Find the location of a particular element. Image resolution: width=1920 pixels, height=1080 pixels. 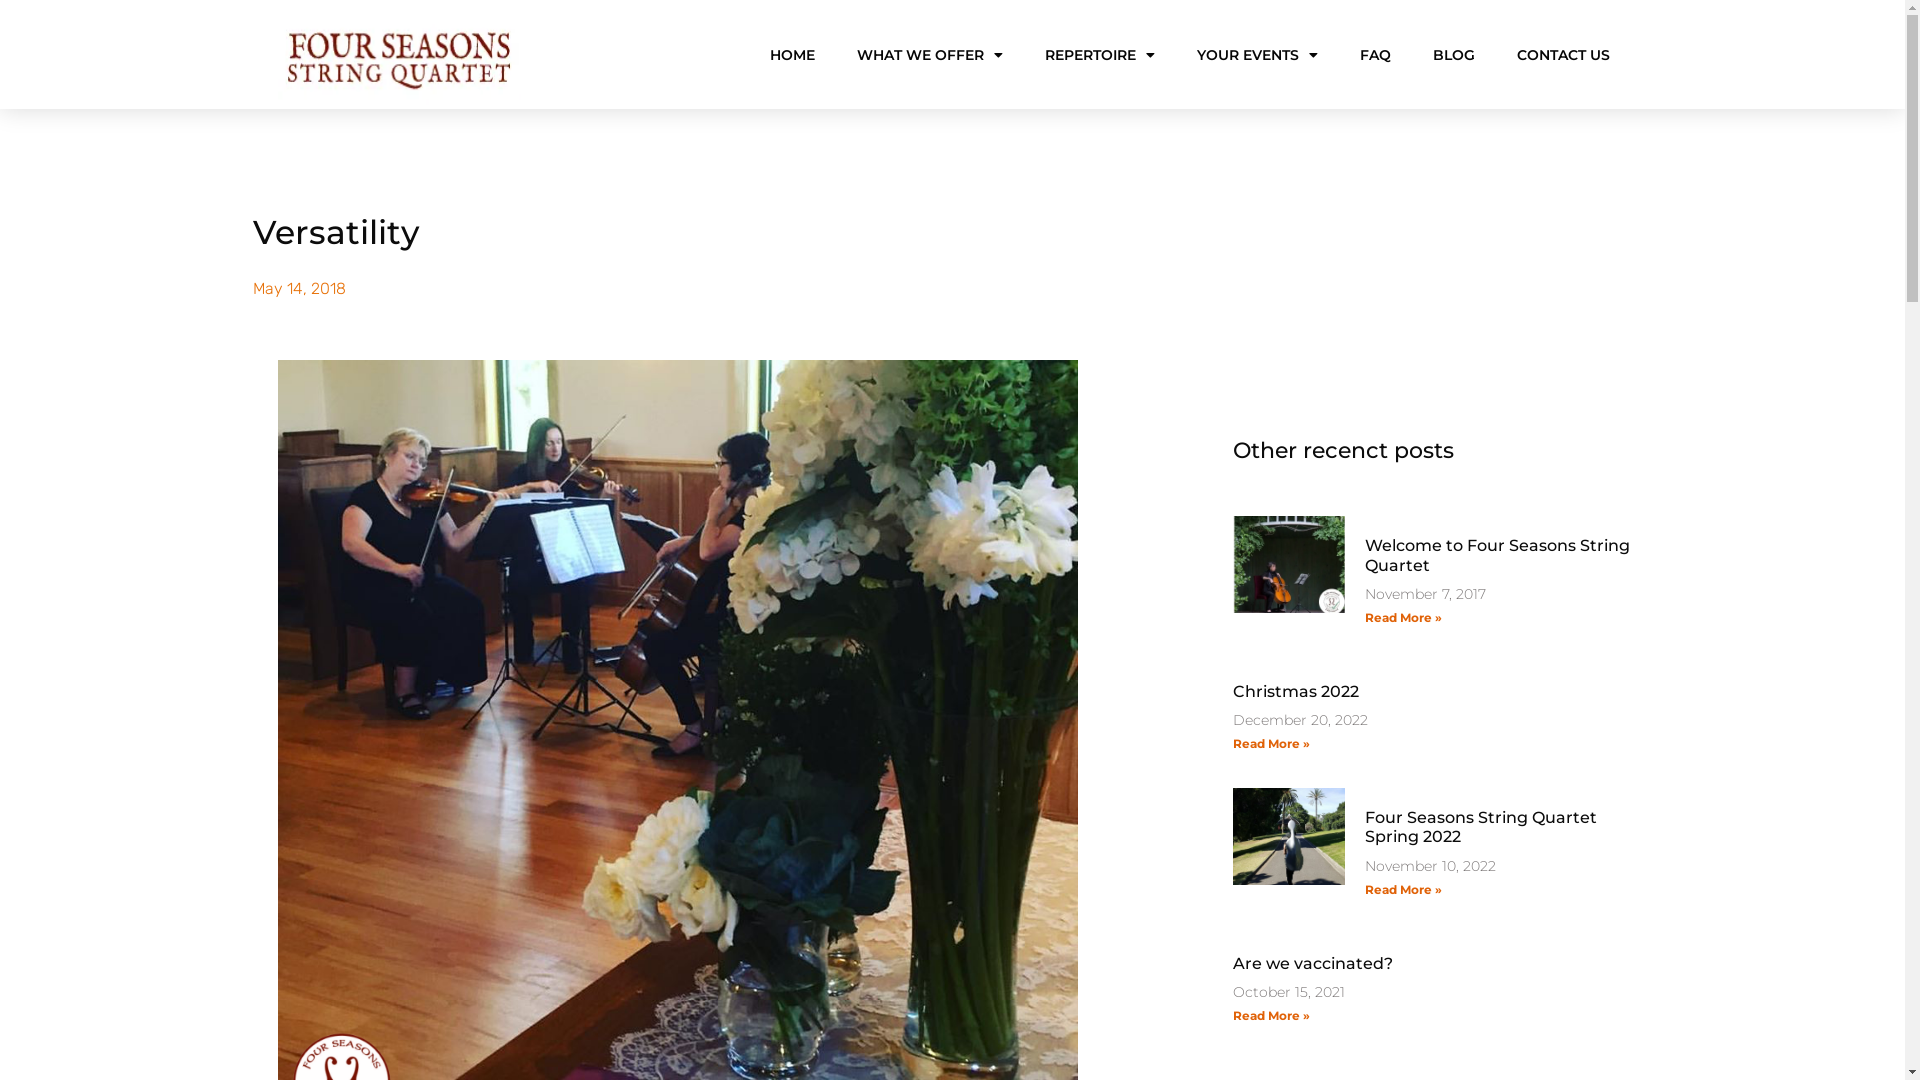

'Christmas 2022' is located at coordinates (1295, 690).